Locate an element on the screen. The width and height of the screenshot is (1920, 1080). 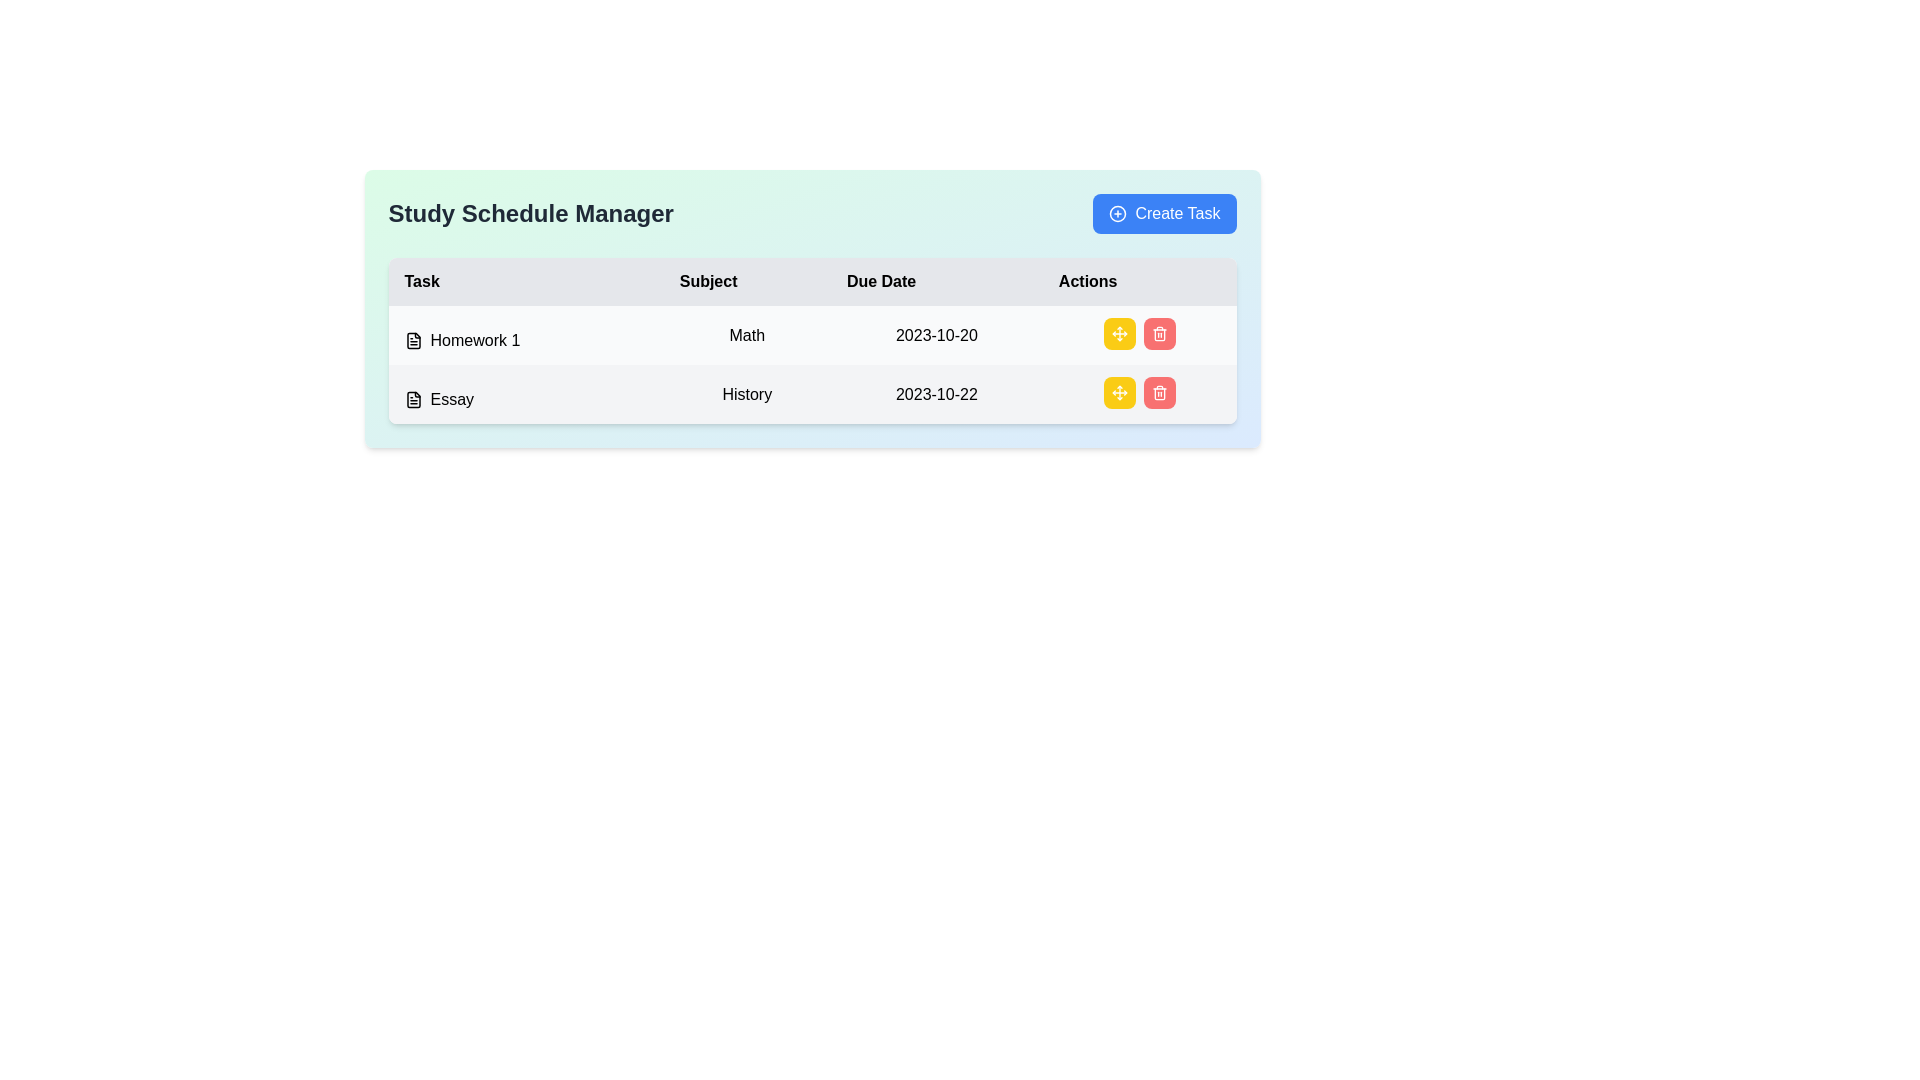
the document icon representing the 'Essay' task, which is the first item in the second row of the table under the 'Task' column, aligned left to the text 'Essay' is located at coordinates (412, 400).